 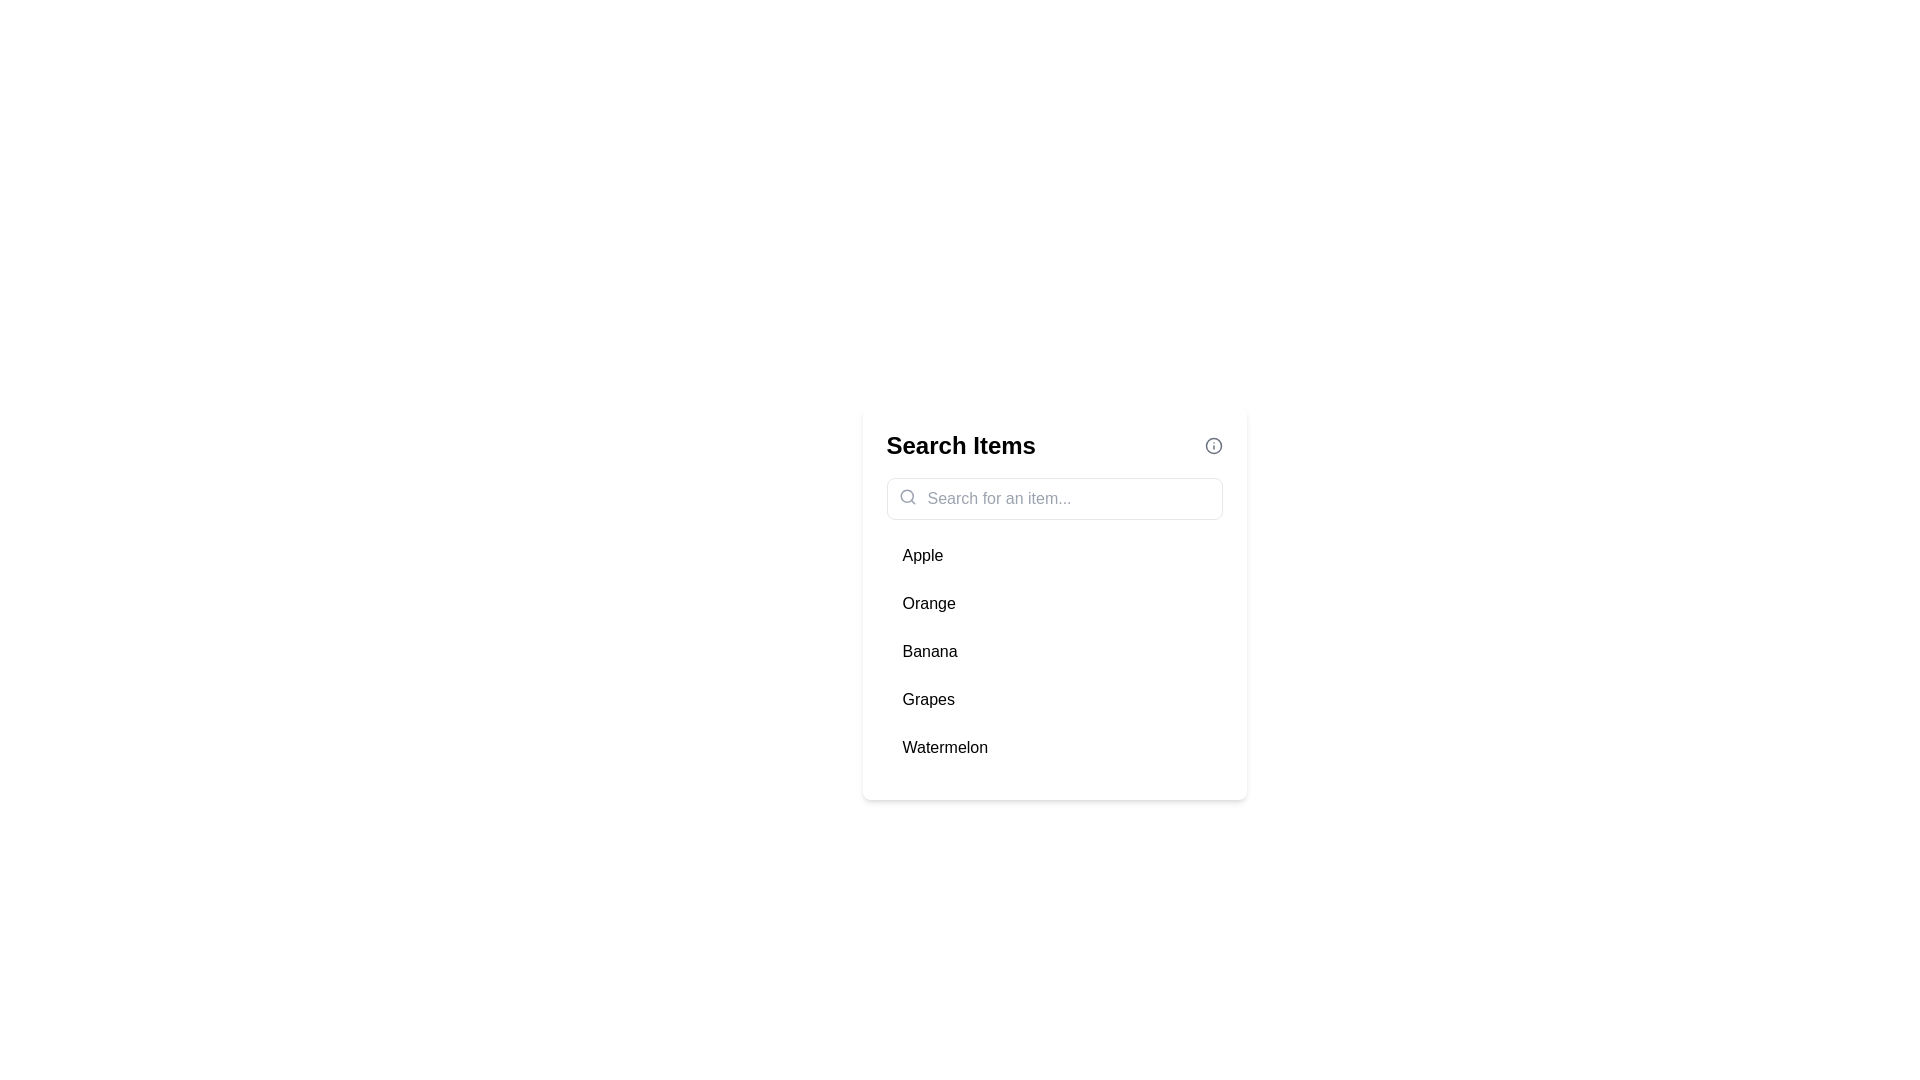 I want to click on the item Apple from the list, so click(x=1053, y=555).